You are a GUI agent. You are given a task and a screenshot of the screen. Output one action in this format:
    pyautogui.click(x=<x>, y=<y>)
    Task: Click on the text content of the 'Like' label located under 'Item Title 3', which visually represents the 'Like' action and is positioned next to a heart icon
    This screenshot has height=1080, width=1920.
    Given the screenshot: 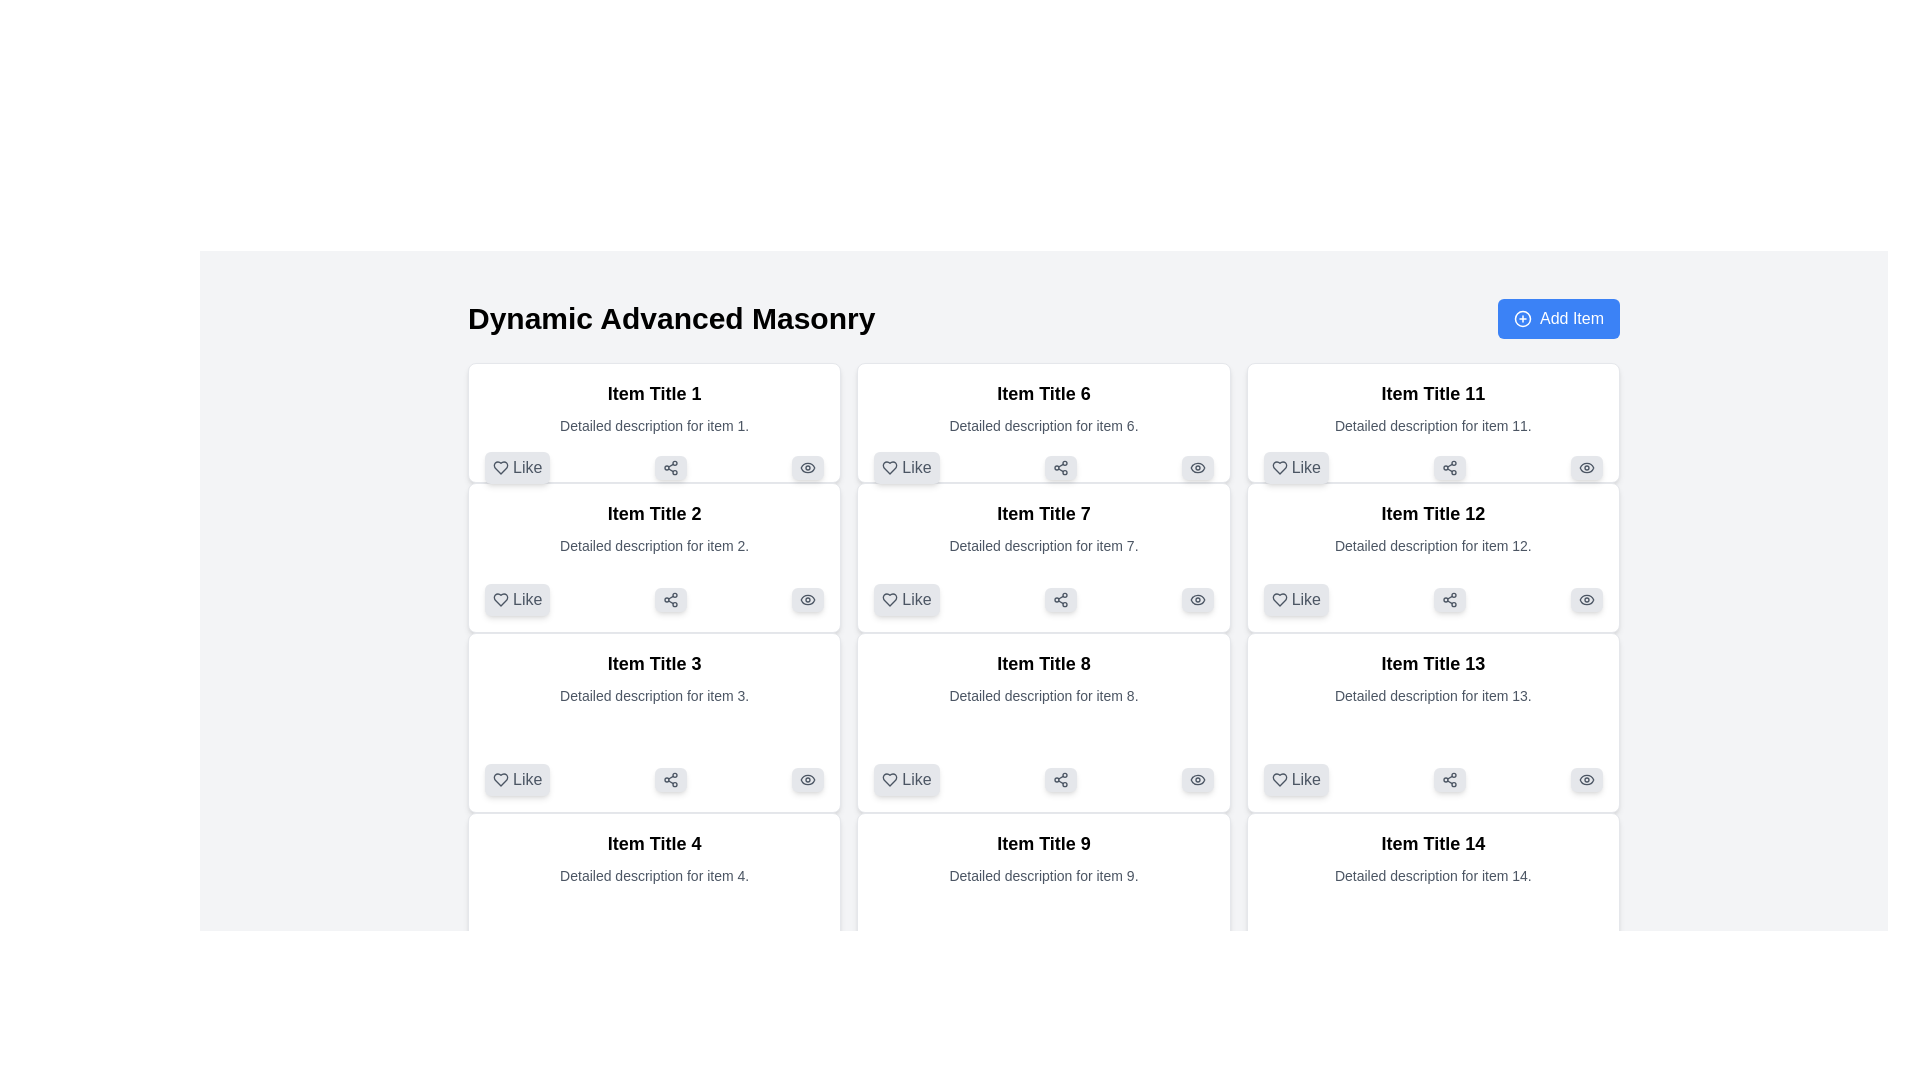 What is the action you would take?
    pyautogui.click(x=527, y=778)
    